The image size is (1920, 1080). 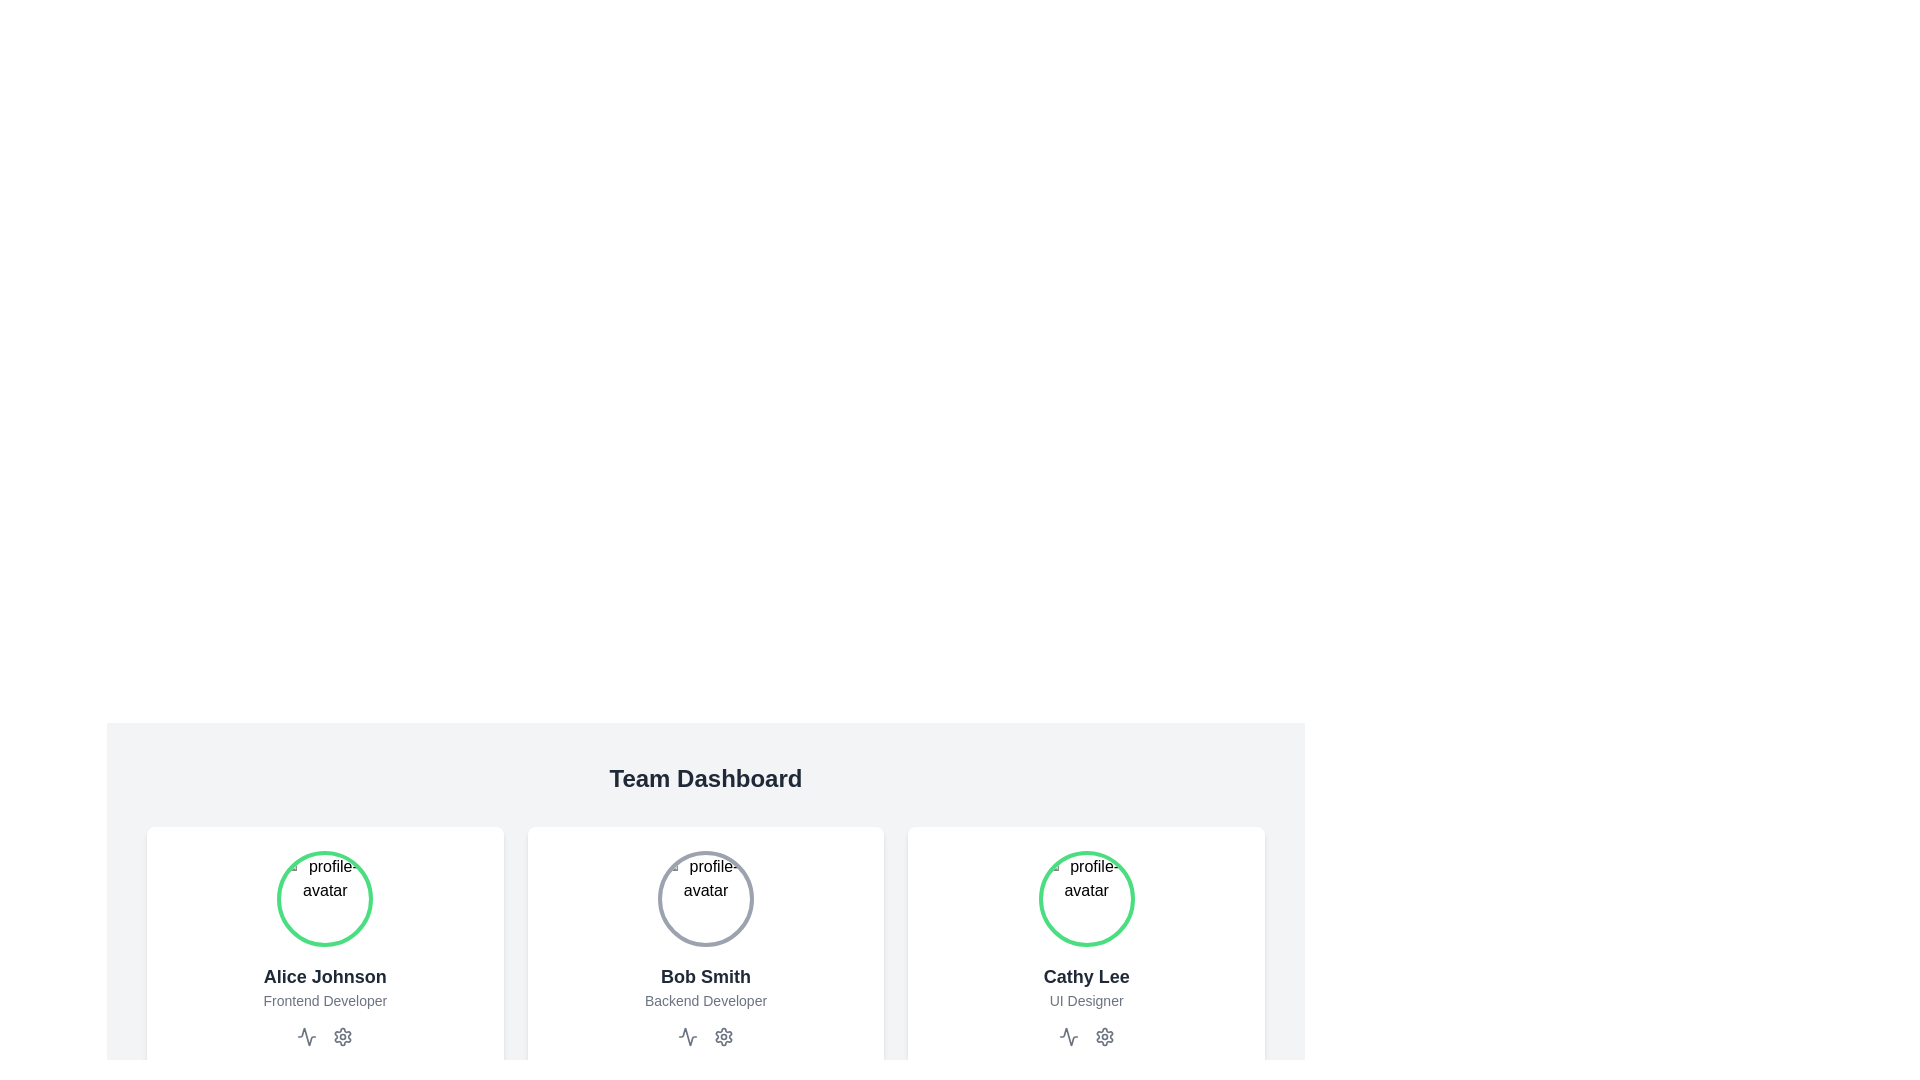 What do you see at coordinates (705, 1001) in the screenshot?
I see `the text label reading 'Backend Developer' styled in light gray font, positioned below 'Bob Smith' in the Team Dashboard section` at bounding box center [705, 1001].